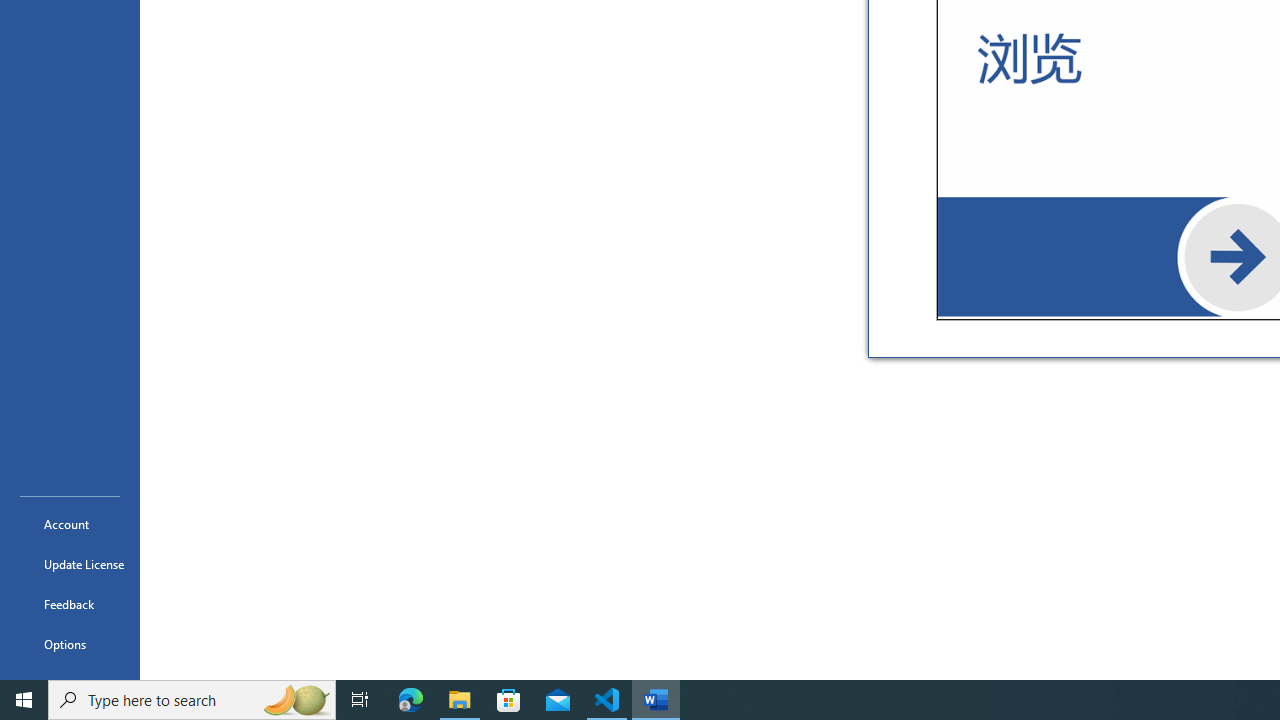 This screenshot has width=1280, height=720. Describe the element at coordinates (294, 698) in the screenshot. I see `'Search highlights icon opens search home window'` at that location.